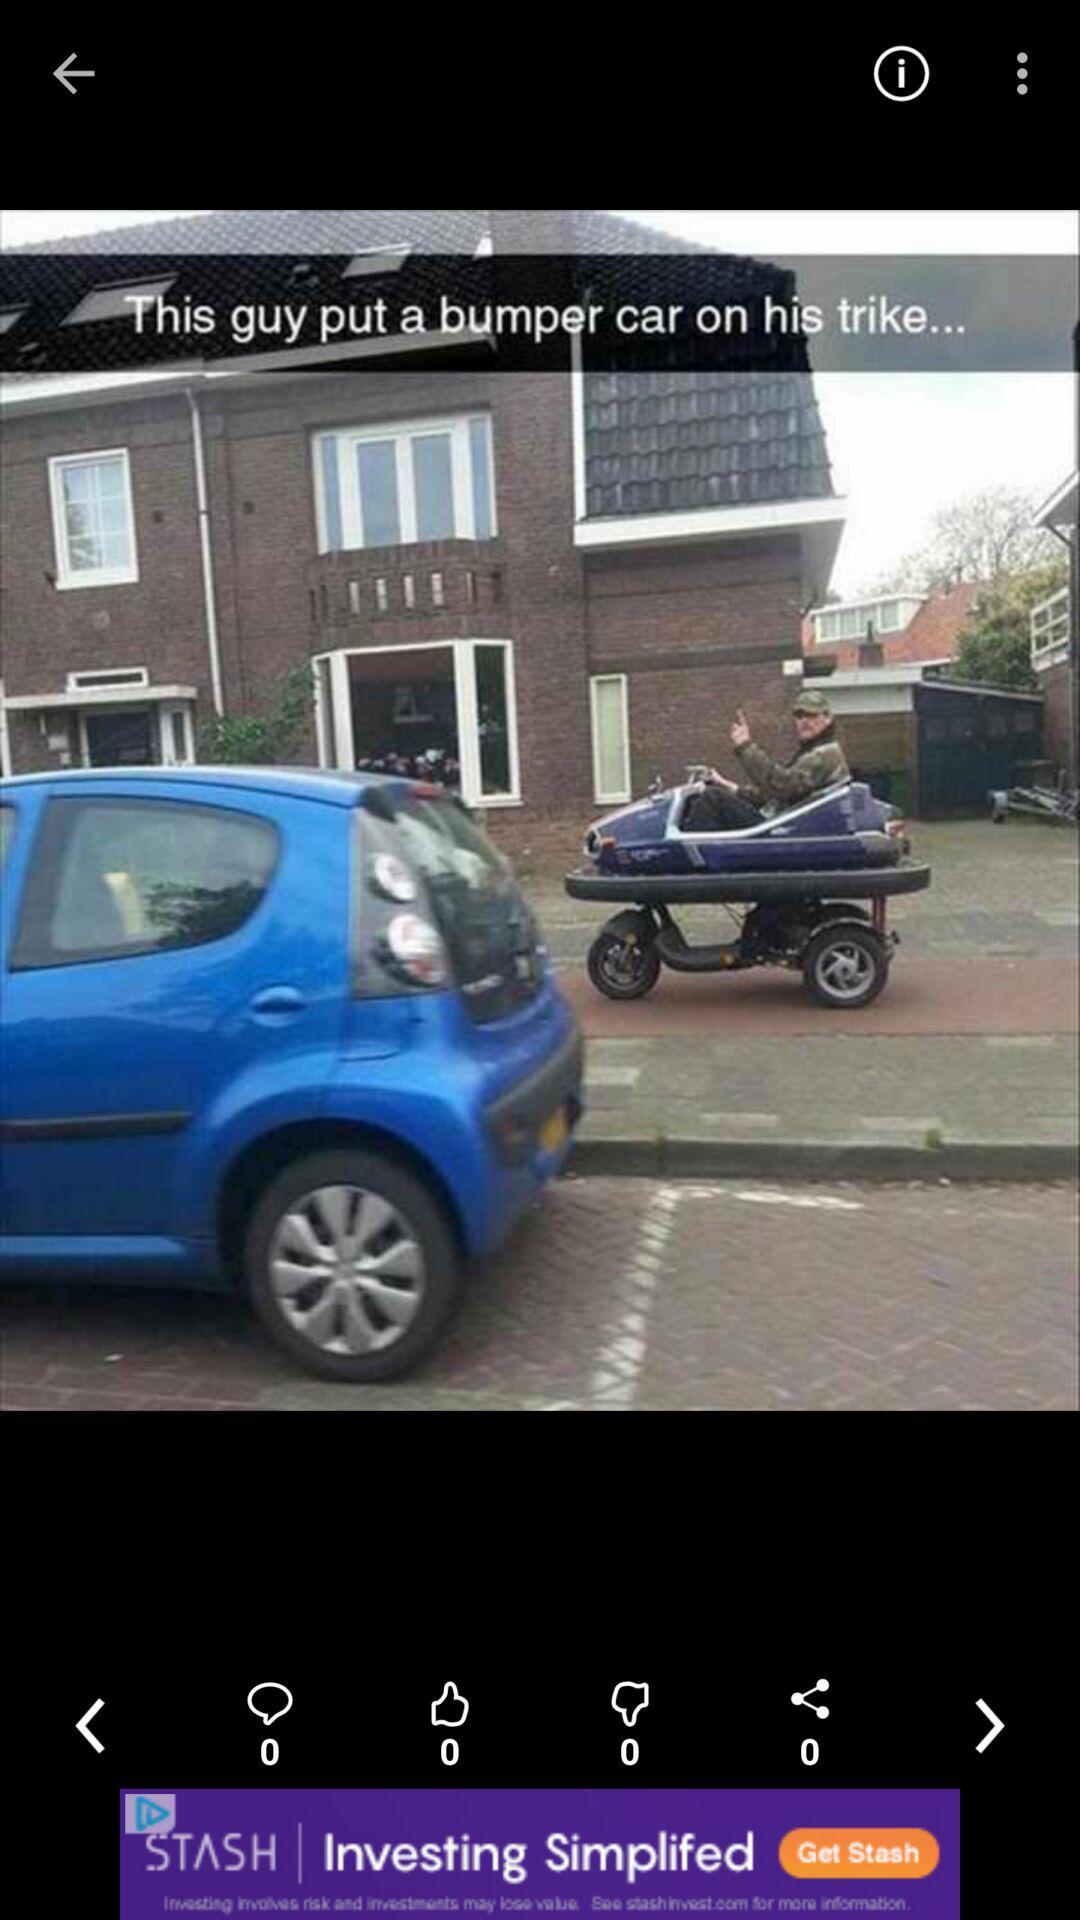 The image size is (1080, 1920). Describe the element at coordinates (270, 1703) in the screenshot. I see `the location icon` at that location.